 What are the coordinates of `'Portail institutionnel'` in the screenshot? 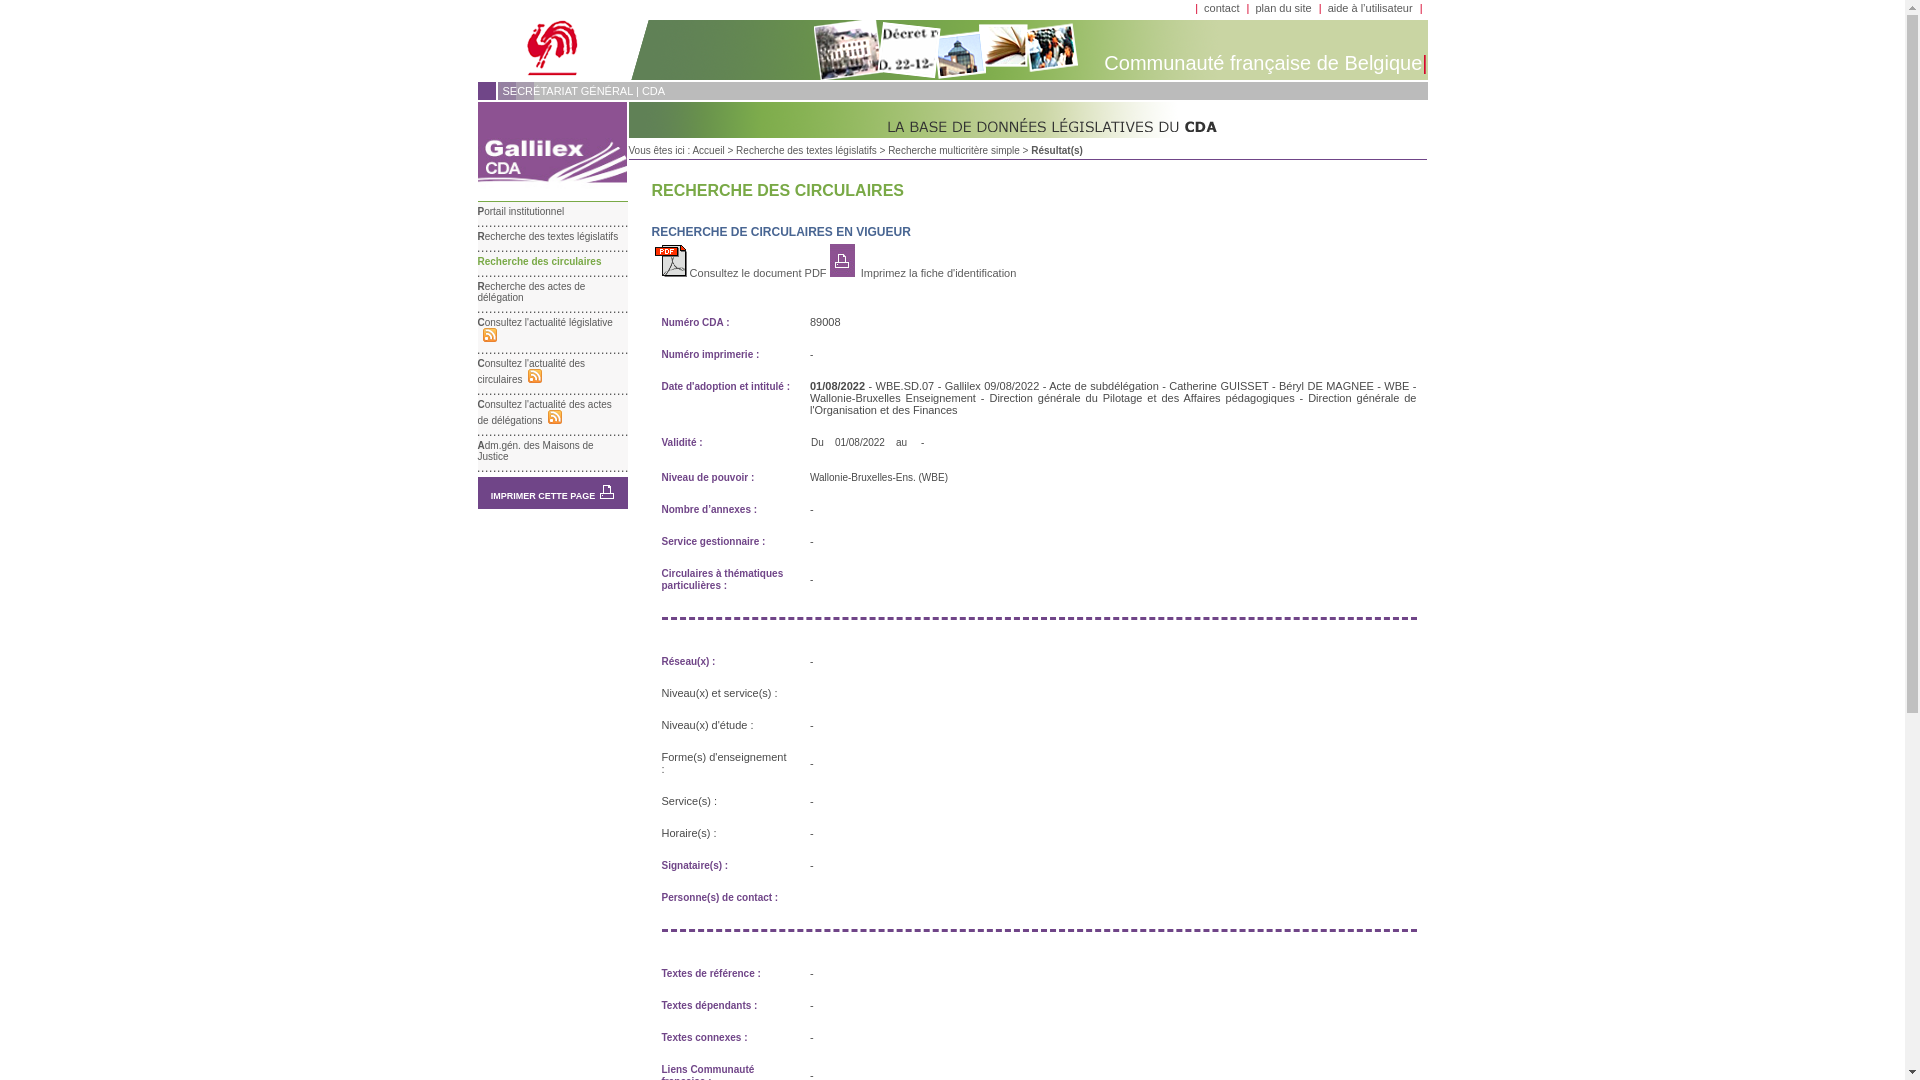 It's located at (521, 211).